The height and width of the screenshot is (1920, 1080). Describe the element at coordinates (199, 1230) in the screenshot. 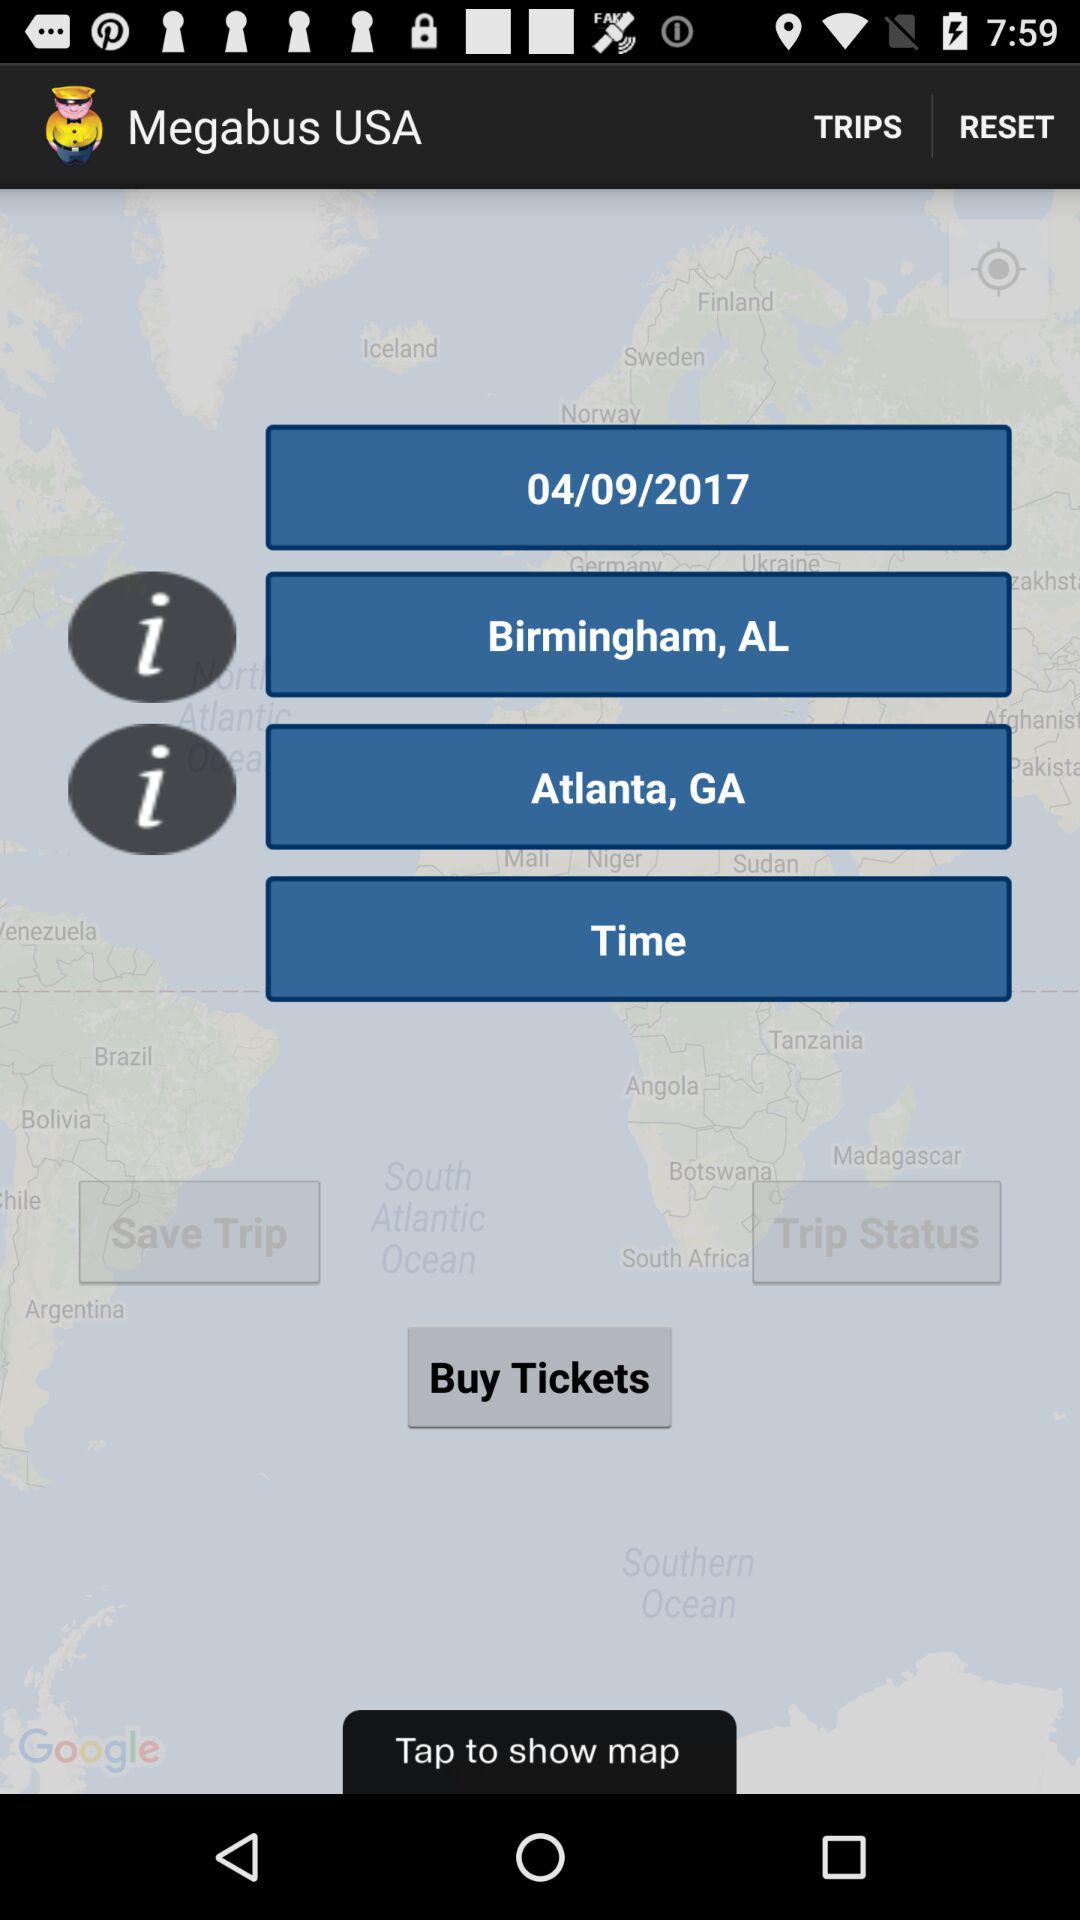

I see `the save trip icon` at that location.